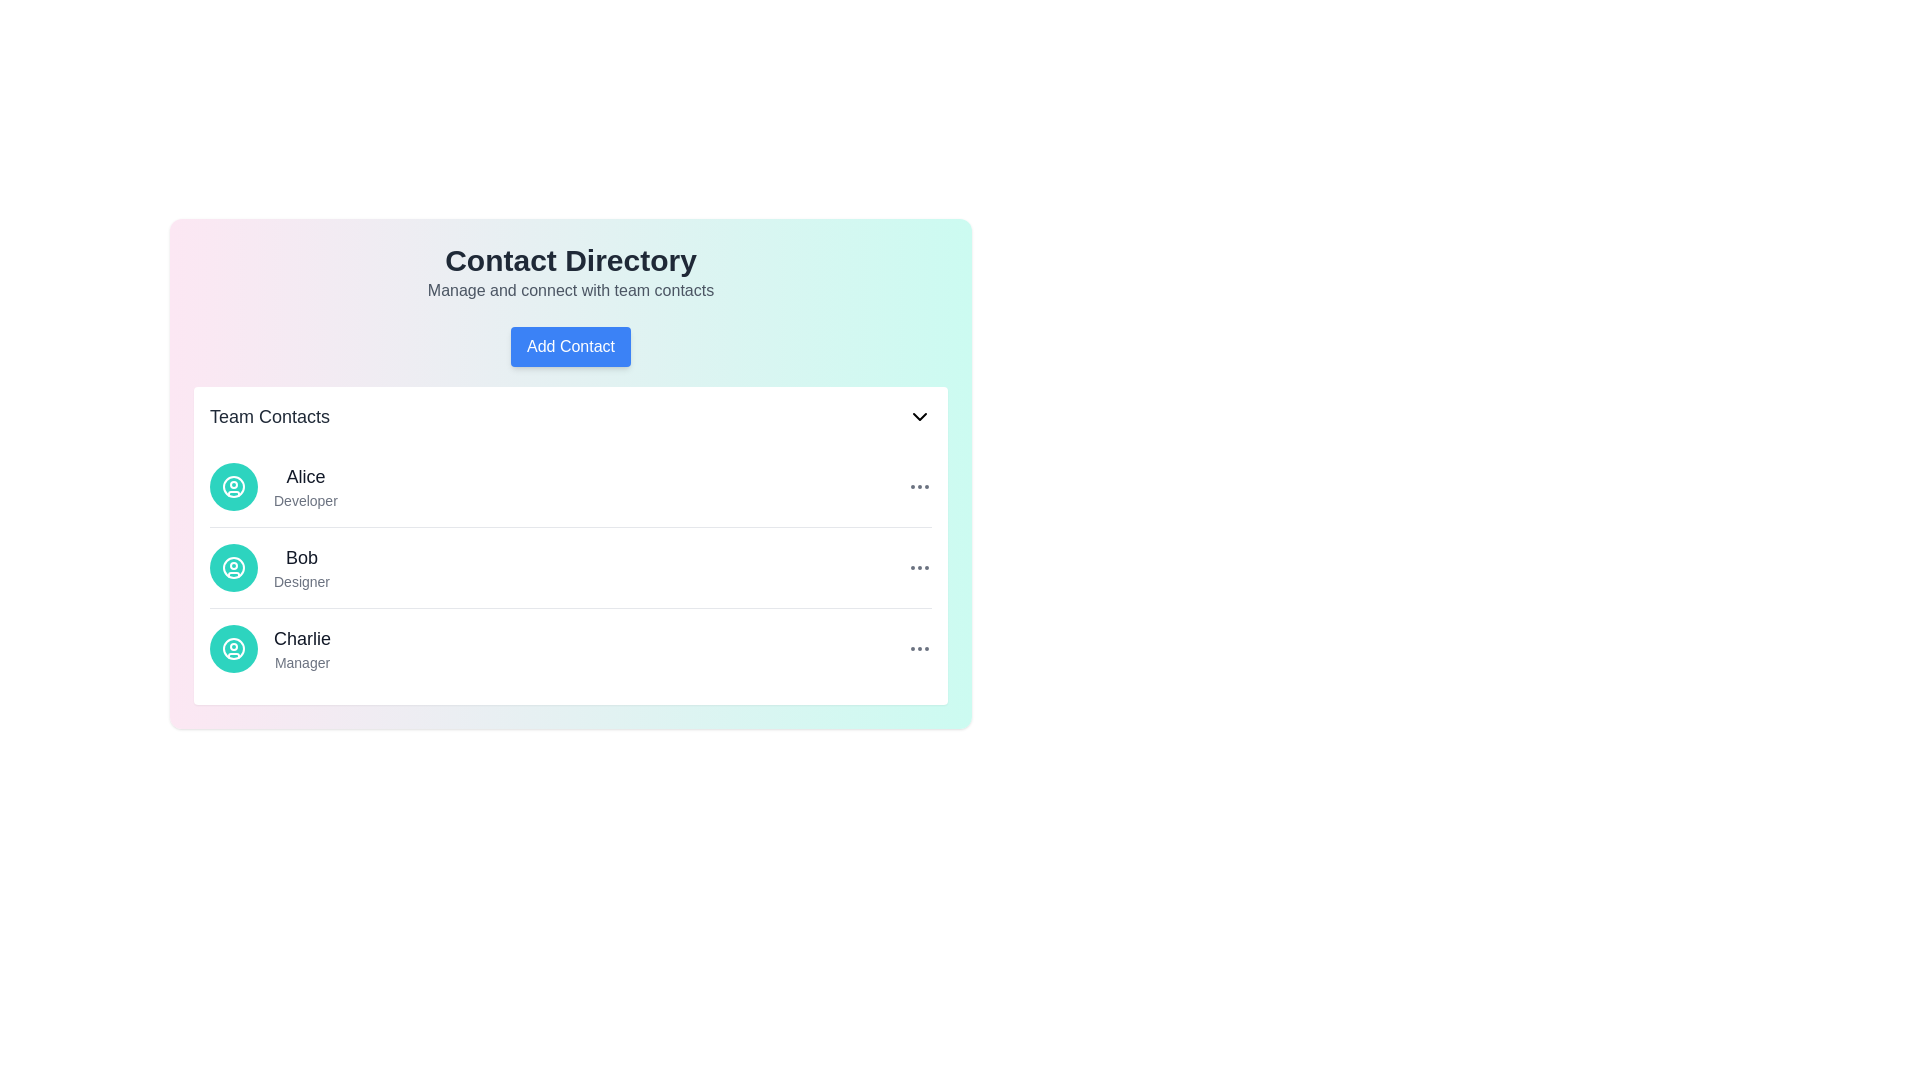 The width and height of the screenshot is (1920, 1080). What do you see at coordinates (304, 500) in the screenshot?
I see `the text label displaying the word 'Developer', which is positioned directly beneath the text label 'Alice' in the directory list` at bounding box center [304, 500].